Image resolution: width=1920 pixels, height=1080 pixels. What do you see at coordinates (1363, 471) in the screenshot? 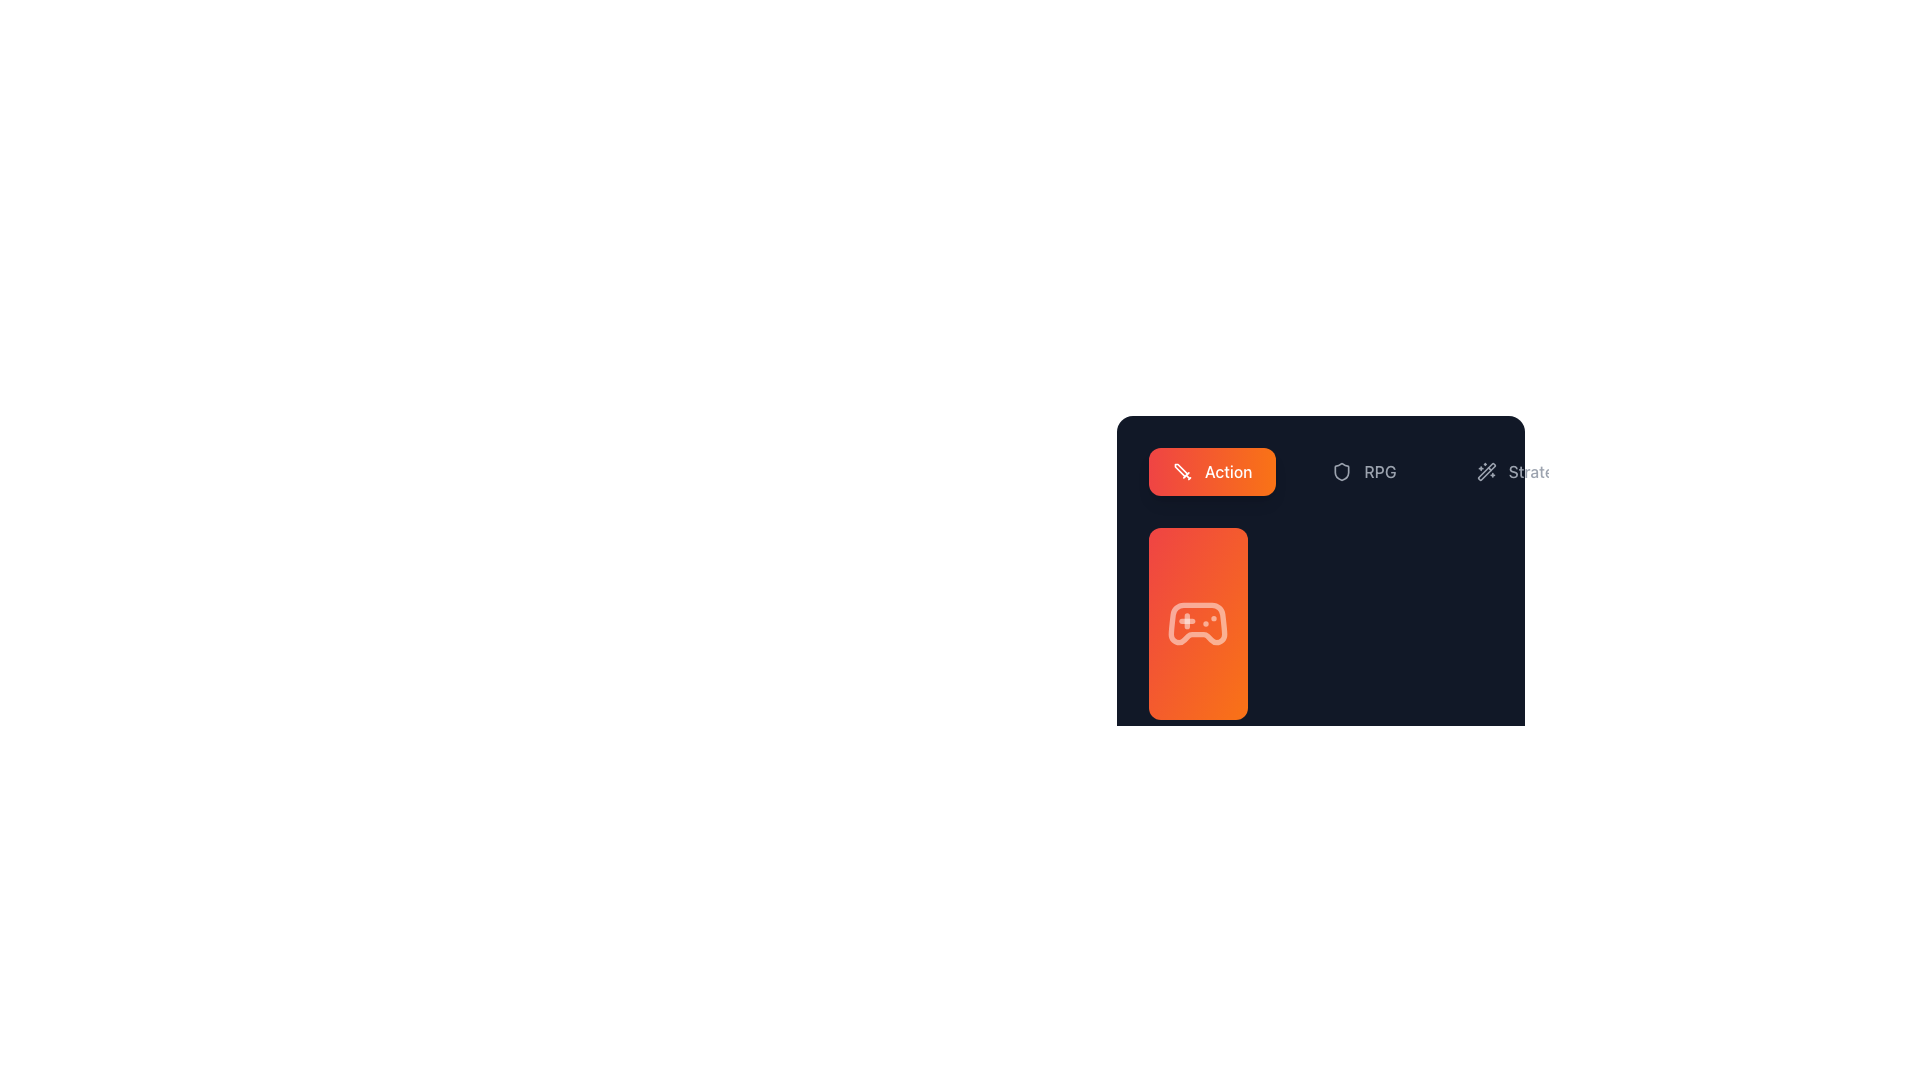
I see `the interactive button labeled 'RPG'` at bounding box center [1363, 471].